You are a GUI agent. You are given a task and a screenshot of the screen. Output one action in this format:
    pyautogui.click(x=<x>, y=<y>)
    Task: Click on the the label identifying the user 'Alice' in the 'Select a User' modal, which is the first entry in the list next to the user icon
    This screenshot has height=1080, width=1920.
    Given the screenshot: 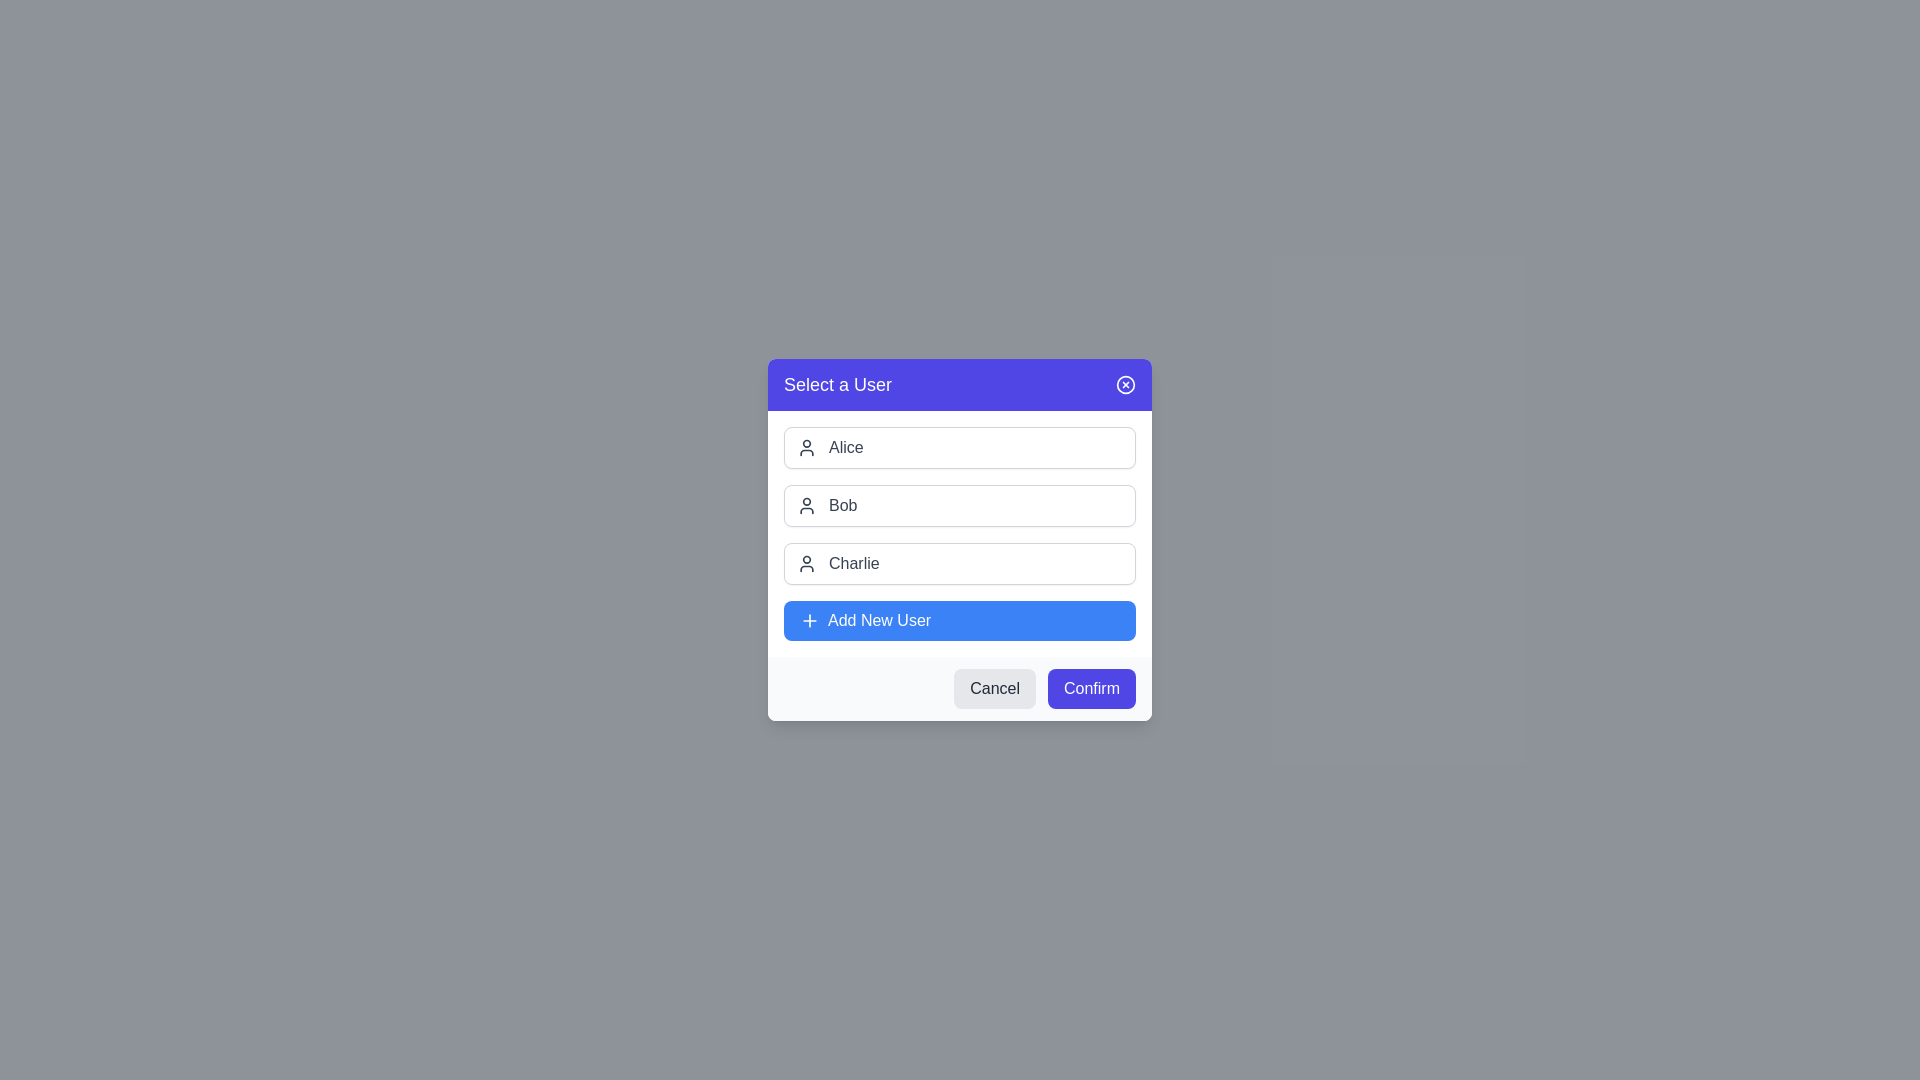 What is the action you would take?
    pyautogui.click(x=846, y=446)
    